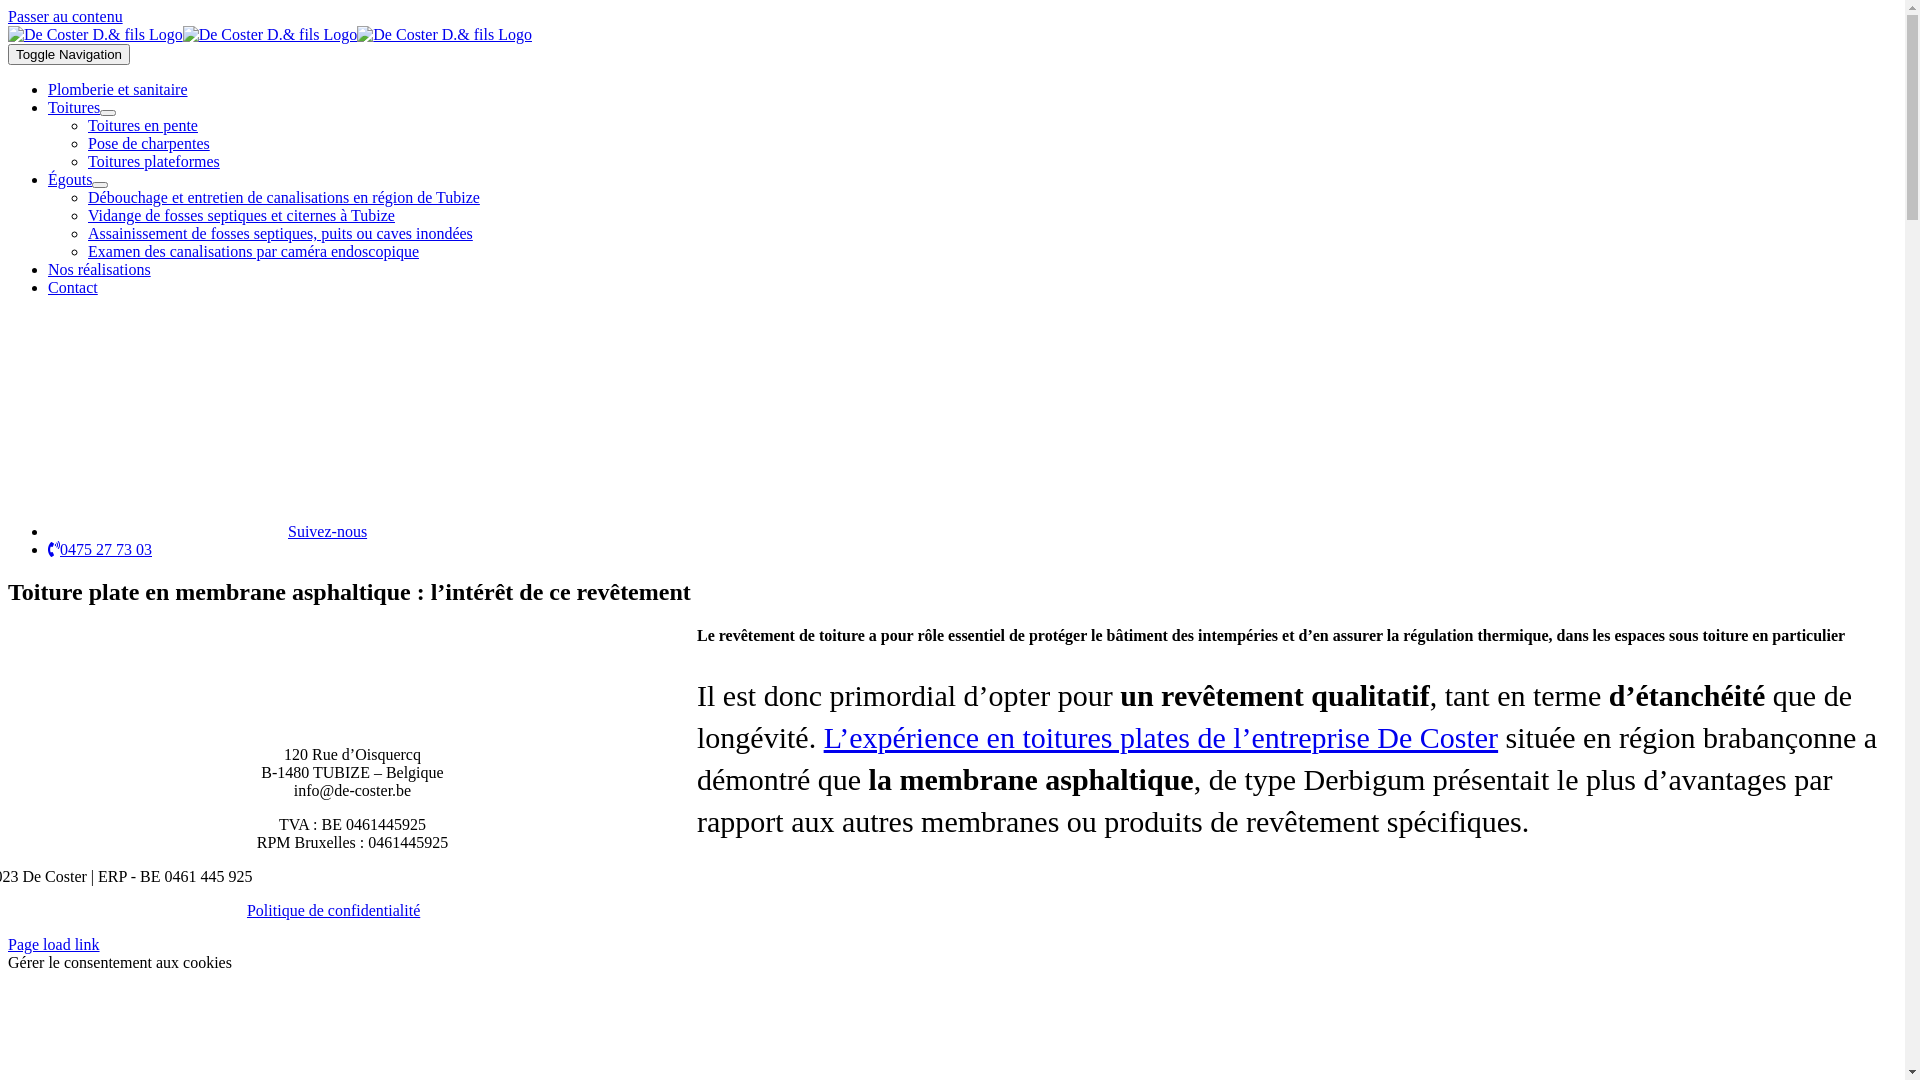 The image size is (1920, 1080). Describe the element at coordinates (207, 530) in the screenshot. I see `'Suivez-nous'` at that location.